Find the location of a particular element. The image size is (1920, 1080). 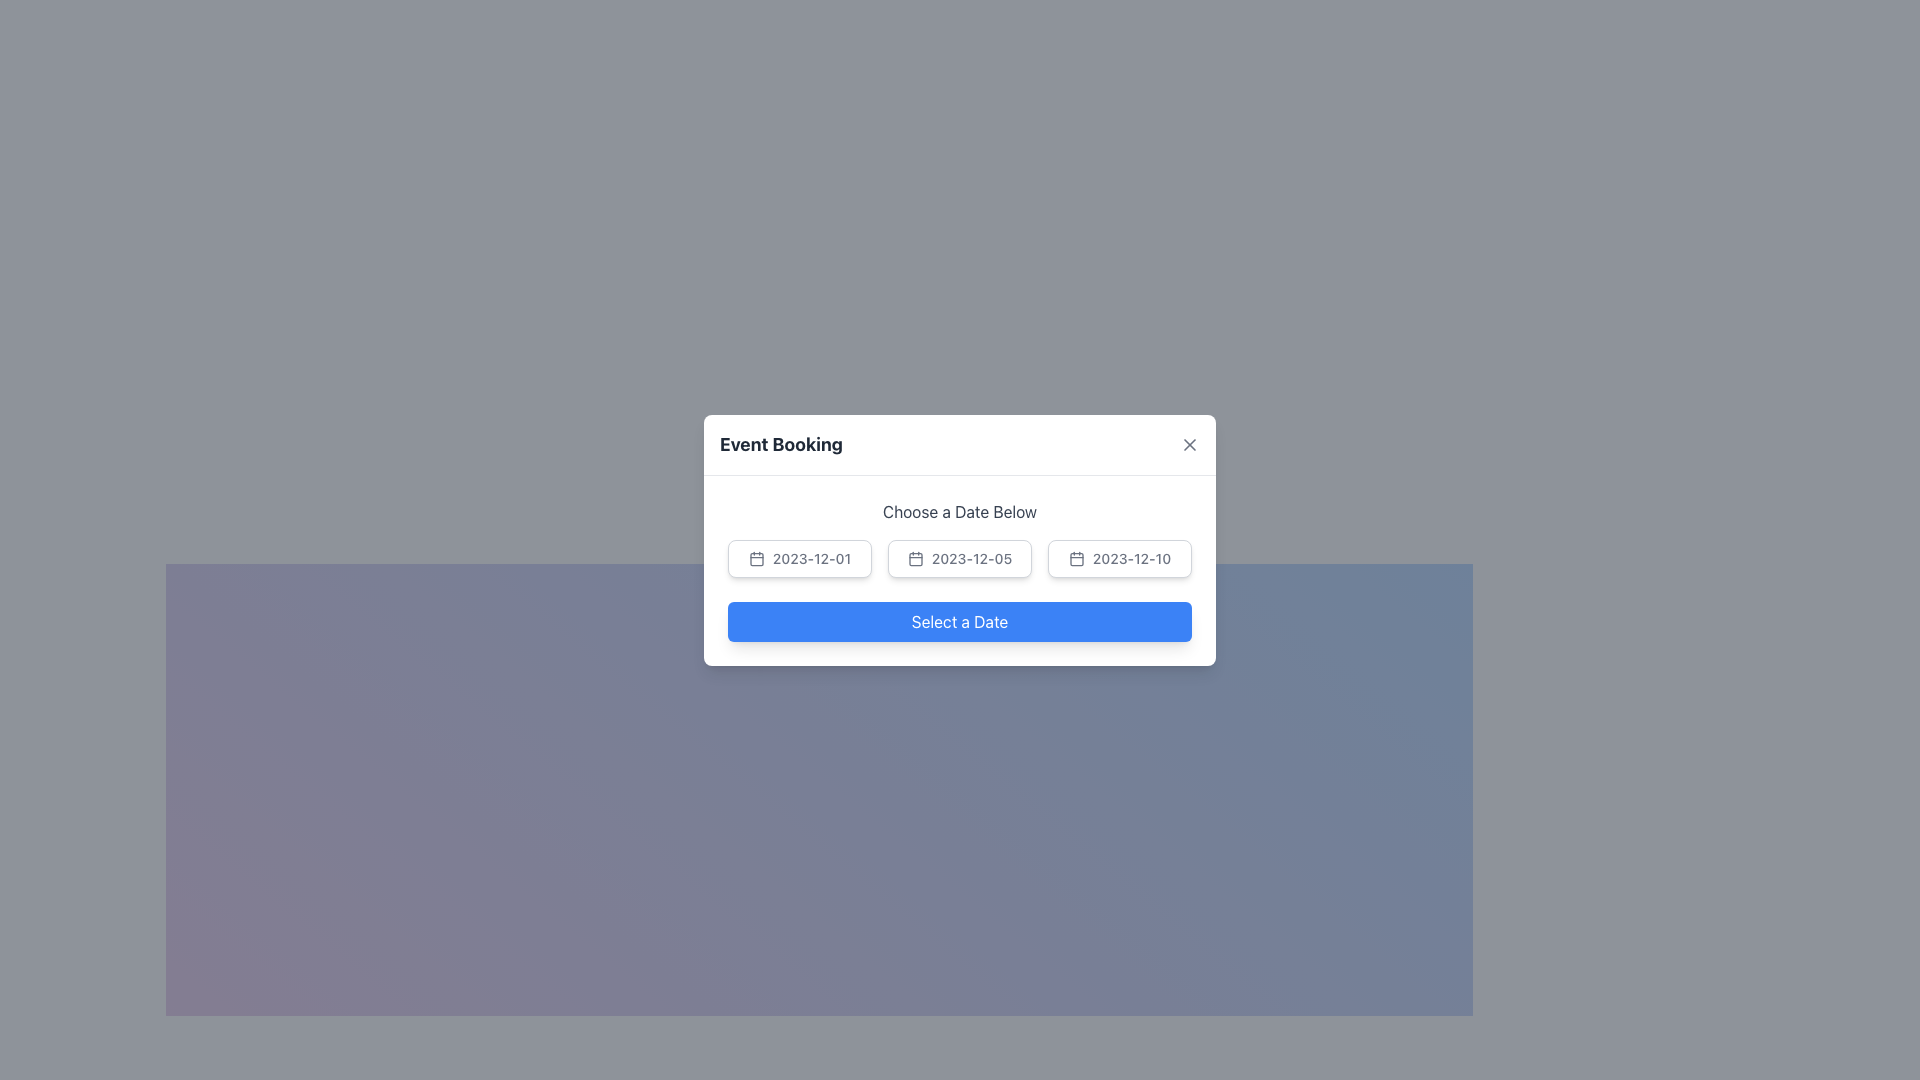

the small red calendar icon associated with the date '2023-12-10' for further navigation is located at coordinates (1075, 559).